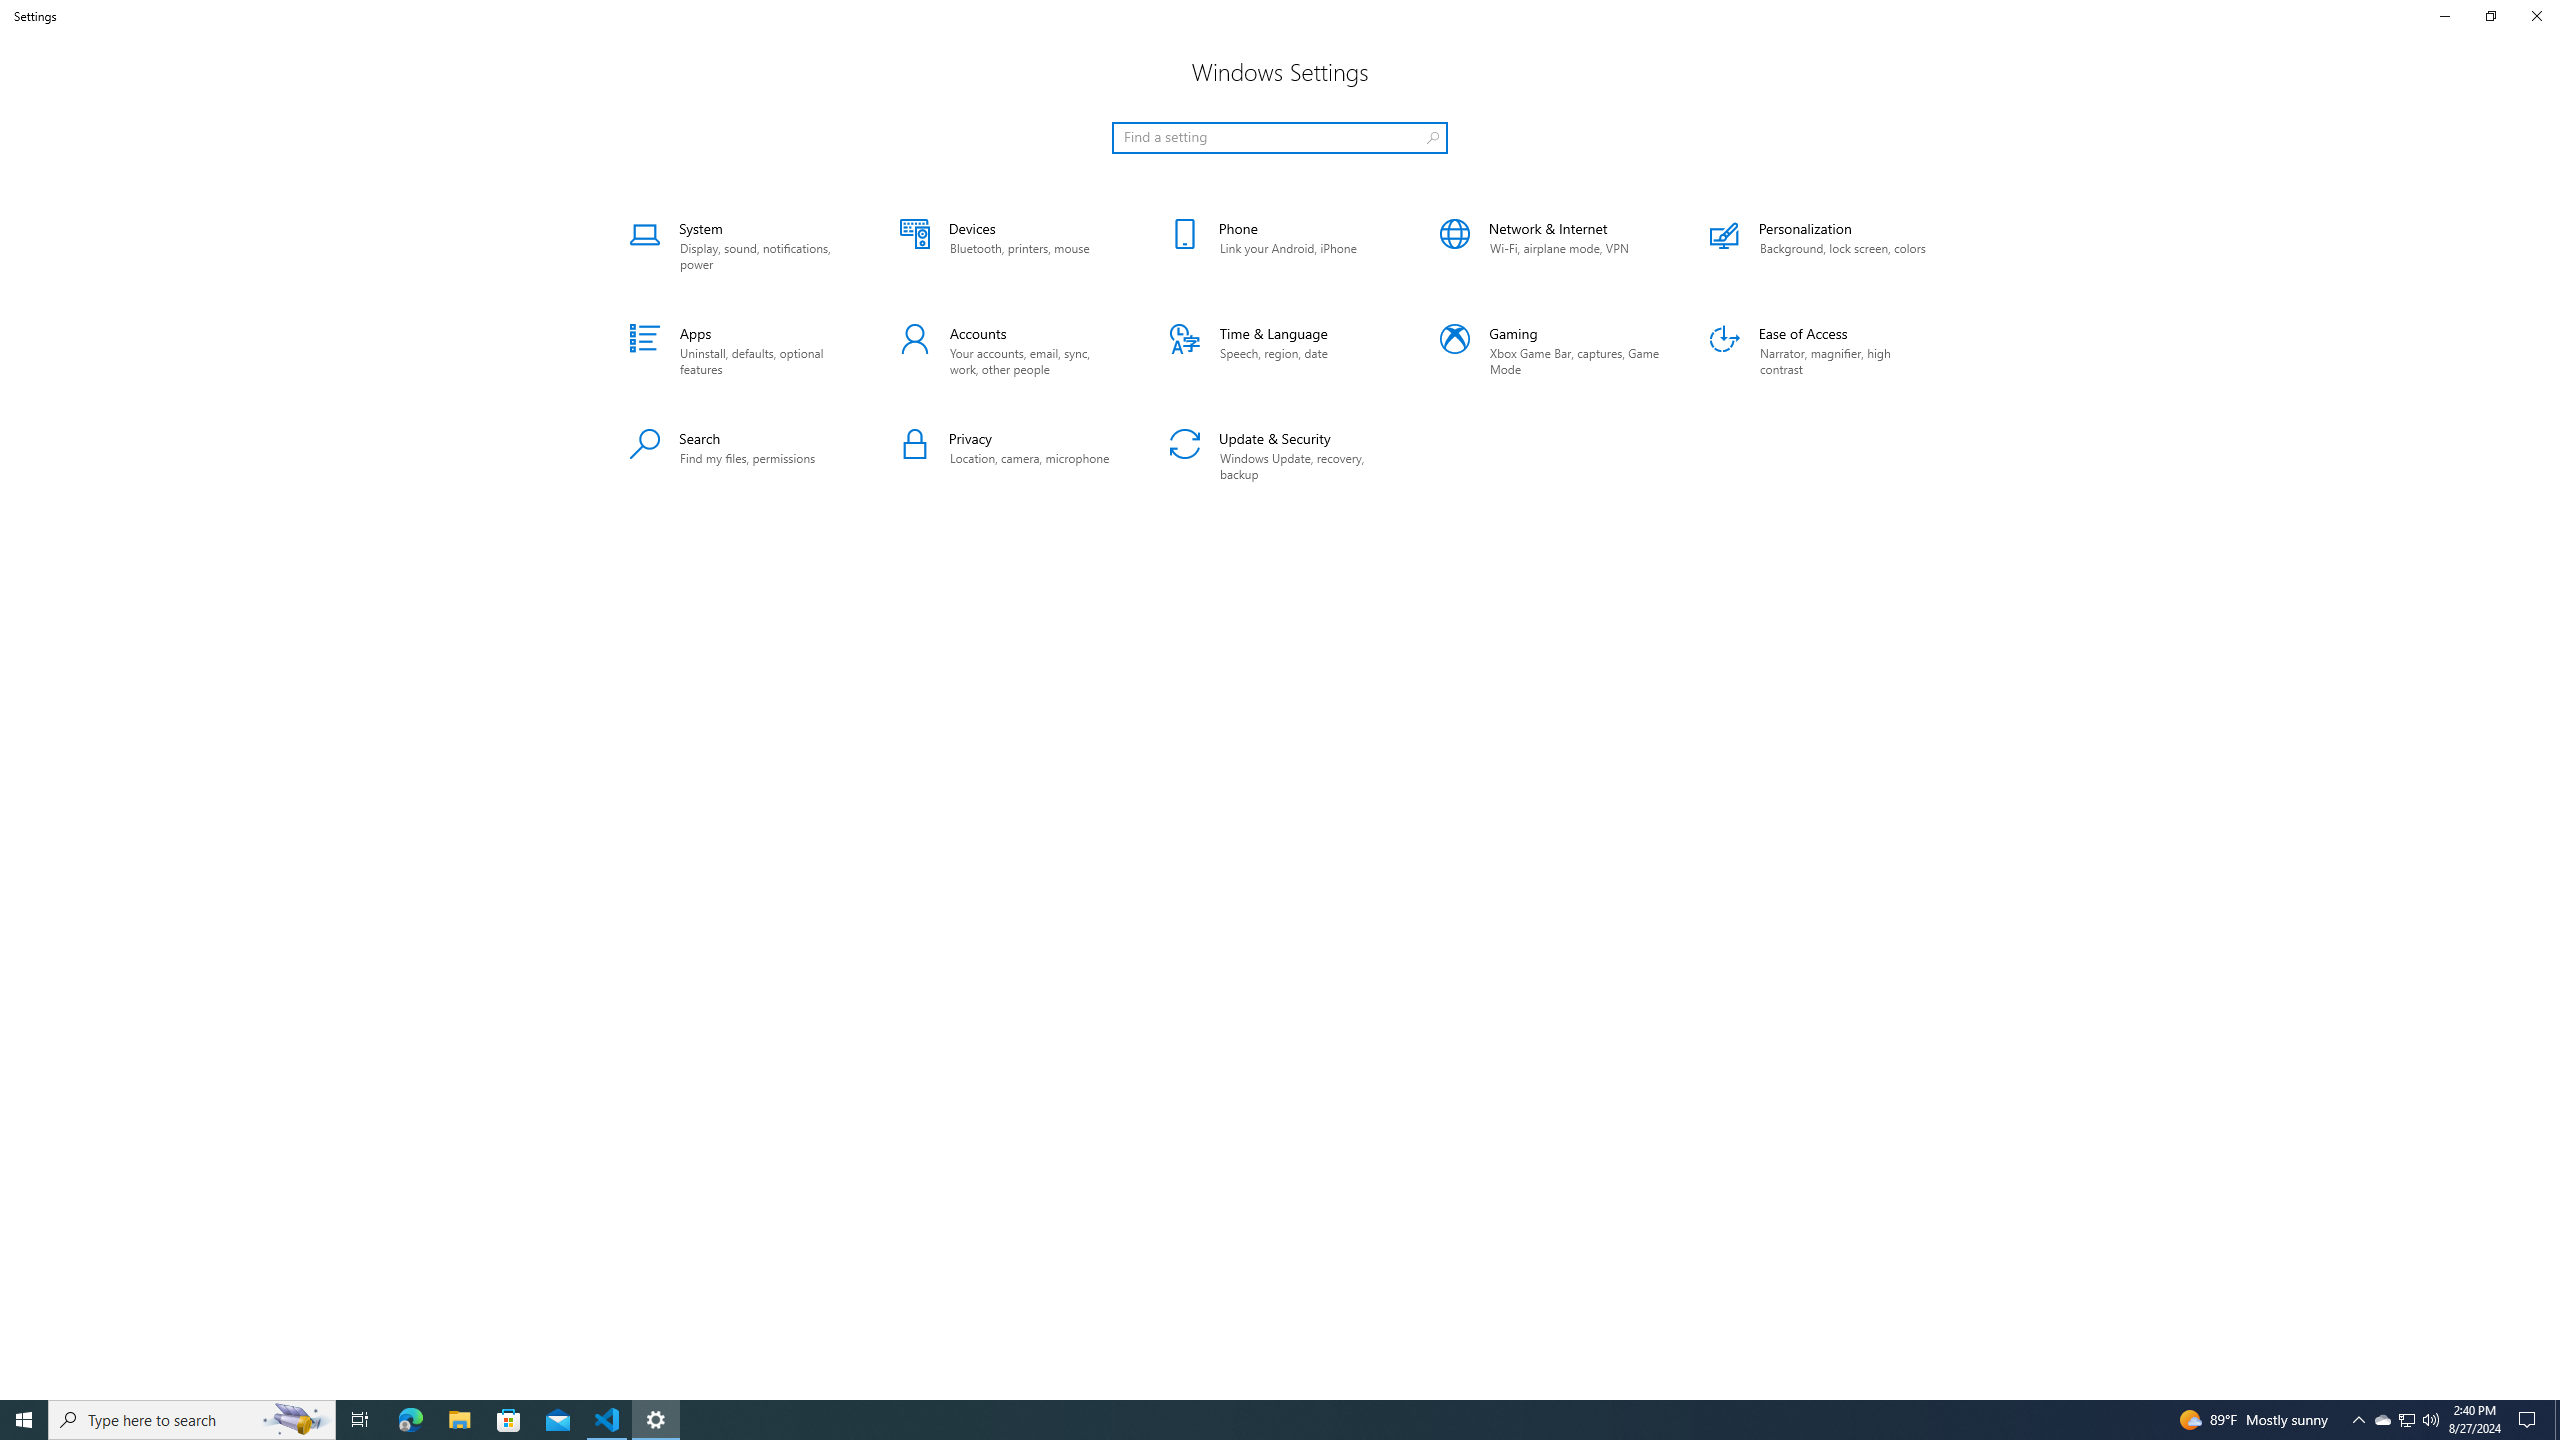 The height and width of the screenshot is (1440, 2560). What do you see at coordinates (738, 456) in the screenshot?
I see `'Search'` at bounding box center [738, 456].